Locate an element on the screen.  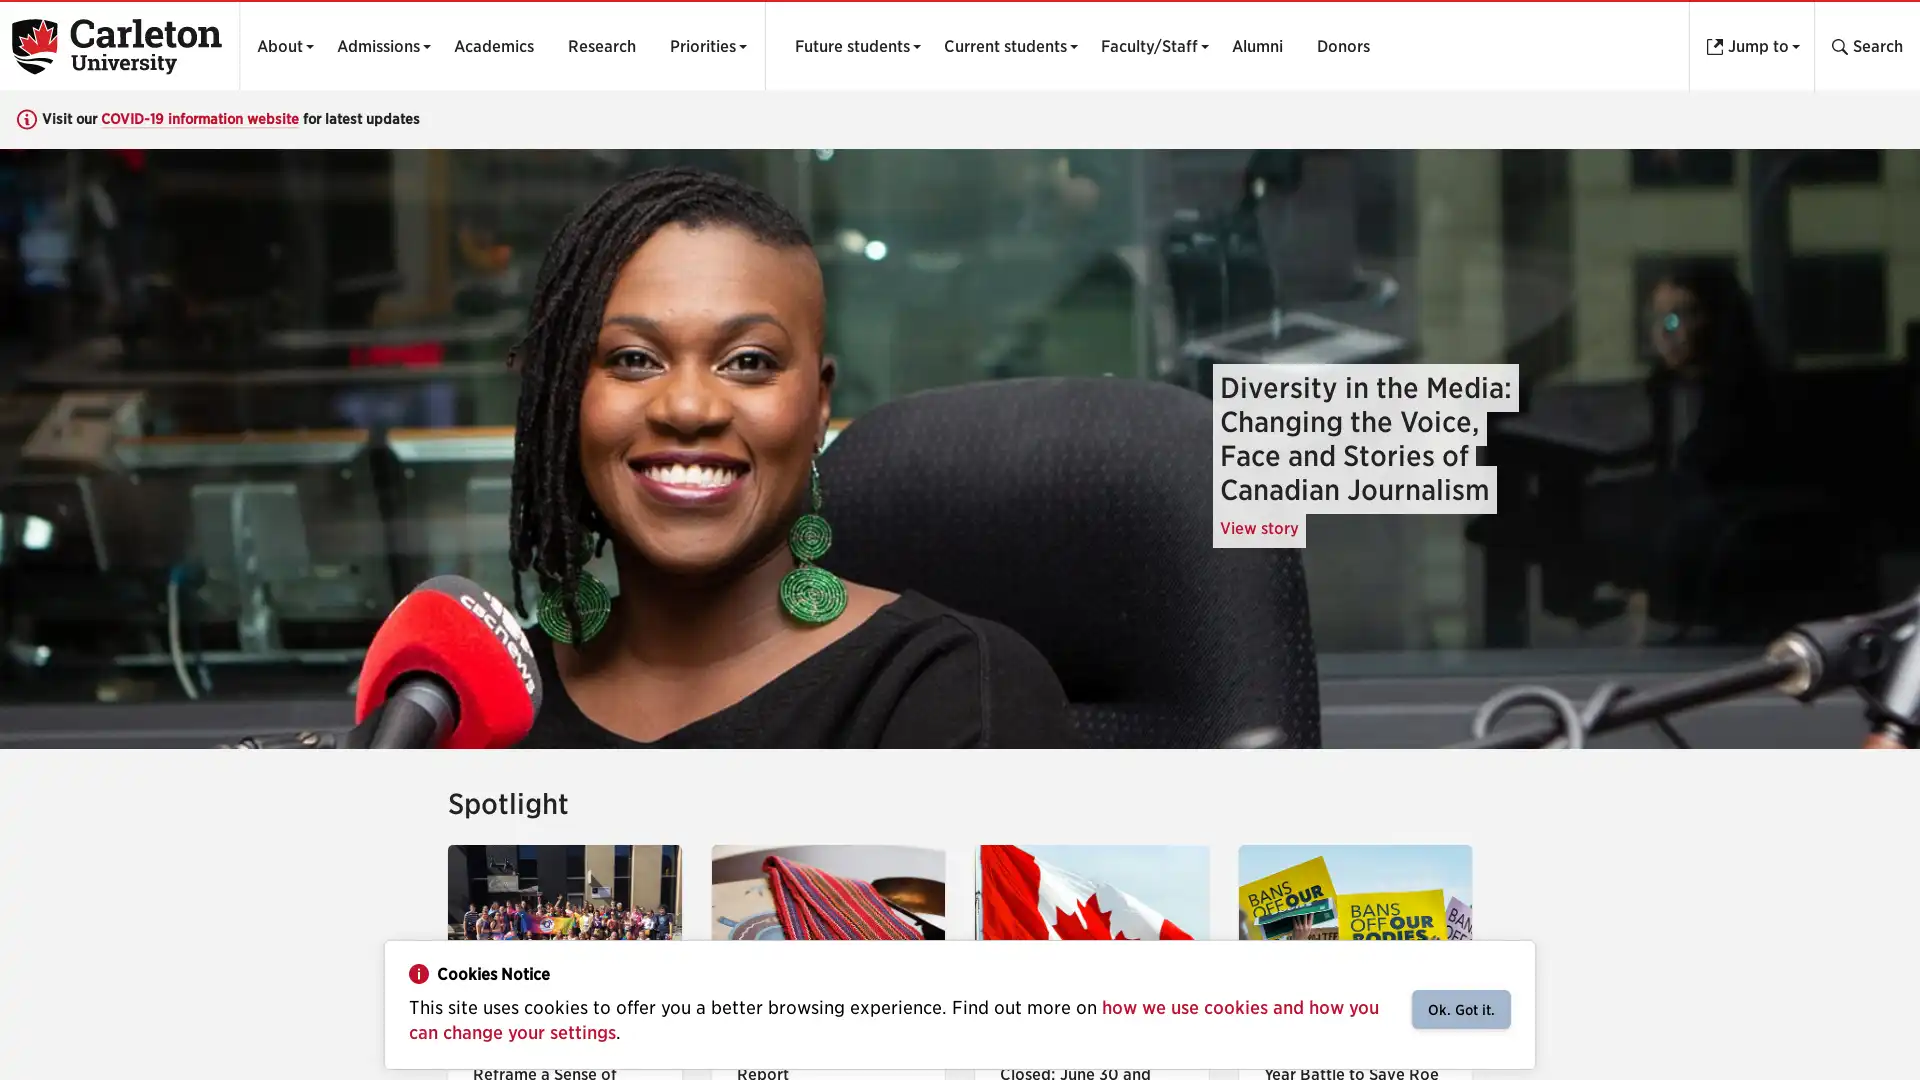
Open Menu is located at coordinates (852, 45).